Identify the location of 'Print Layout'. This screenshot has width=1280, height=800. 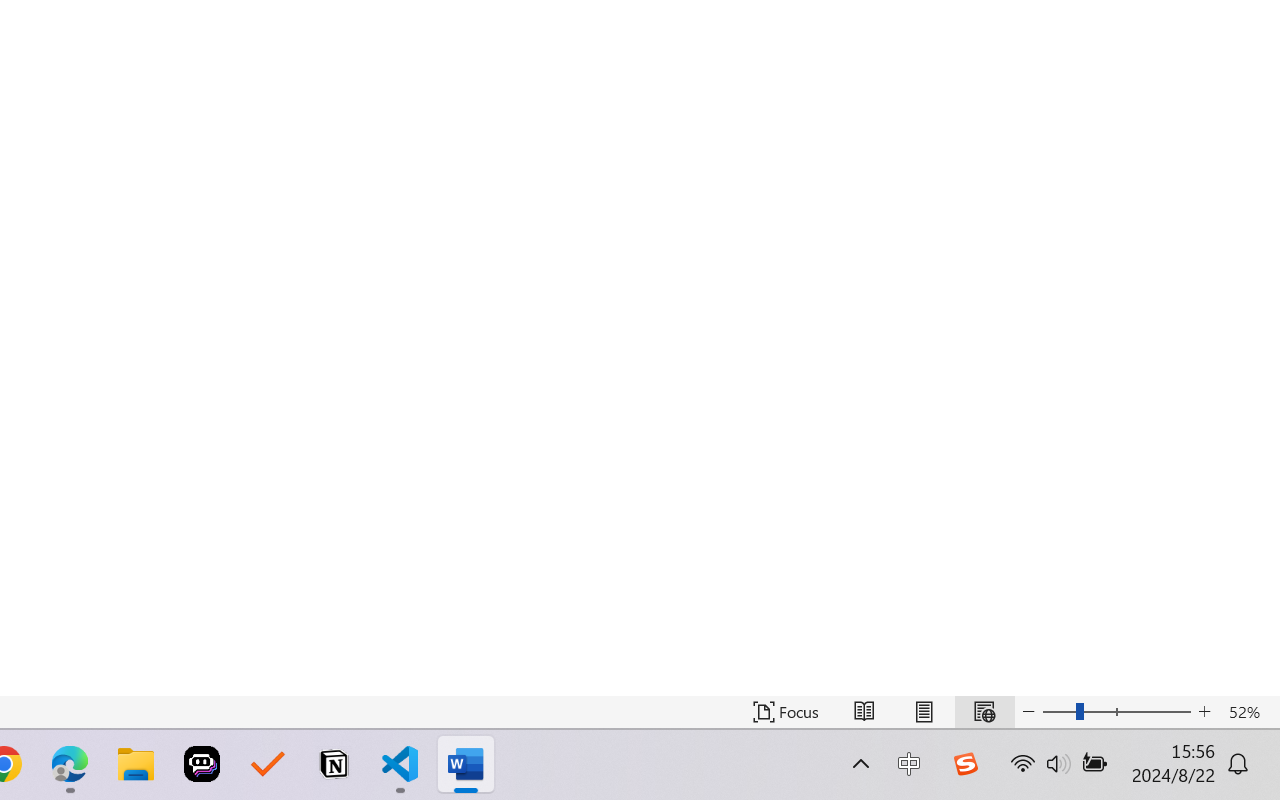
(923, 711).